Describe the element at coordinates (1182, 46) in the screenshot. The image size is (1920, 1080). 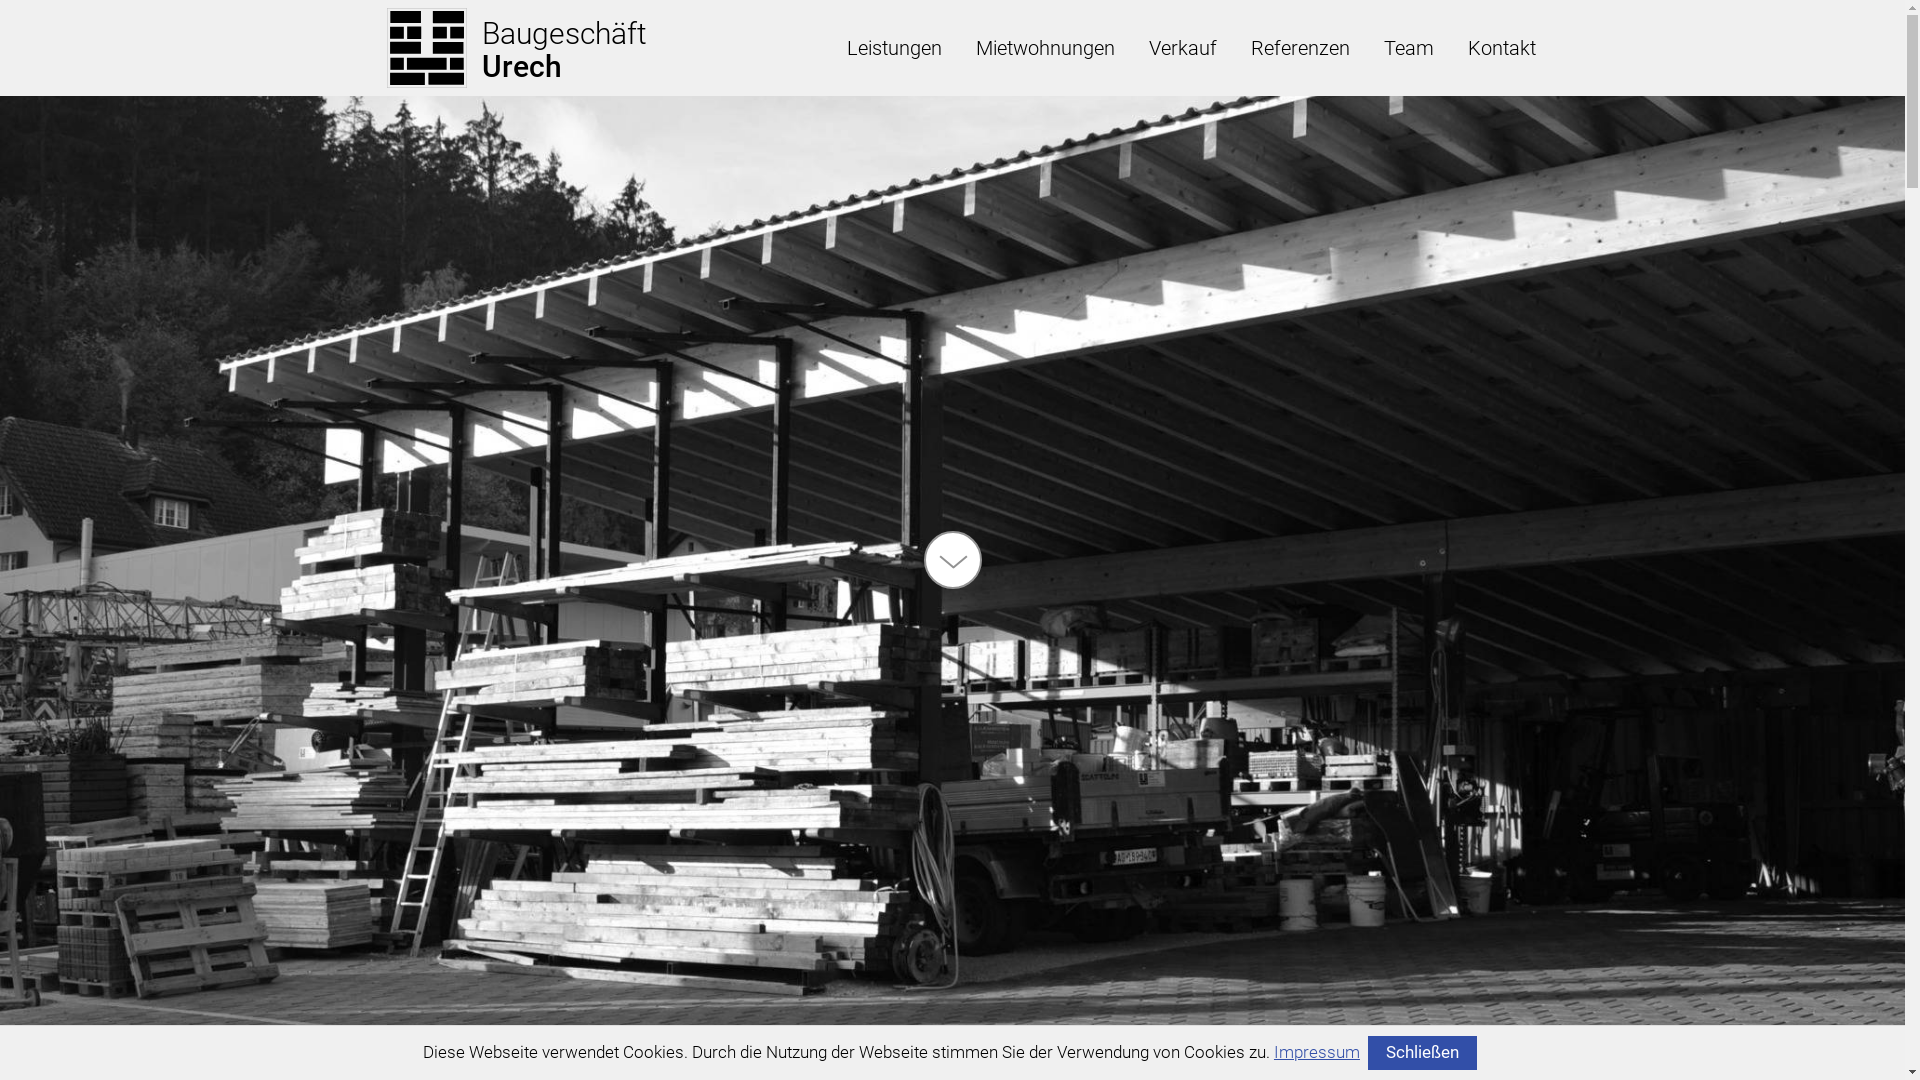
I see `'Verkauf'` at that location.